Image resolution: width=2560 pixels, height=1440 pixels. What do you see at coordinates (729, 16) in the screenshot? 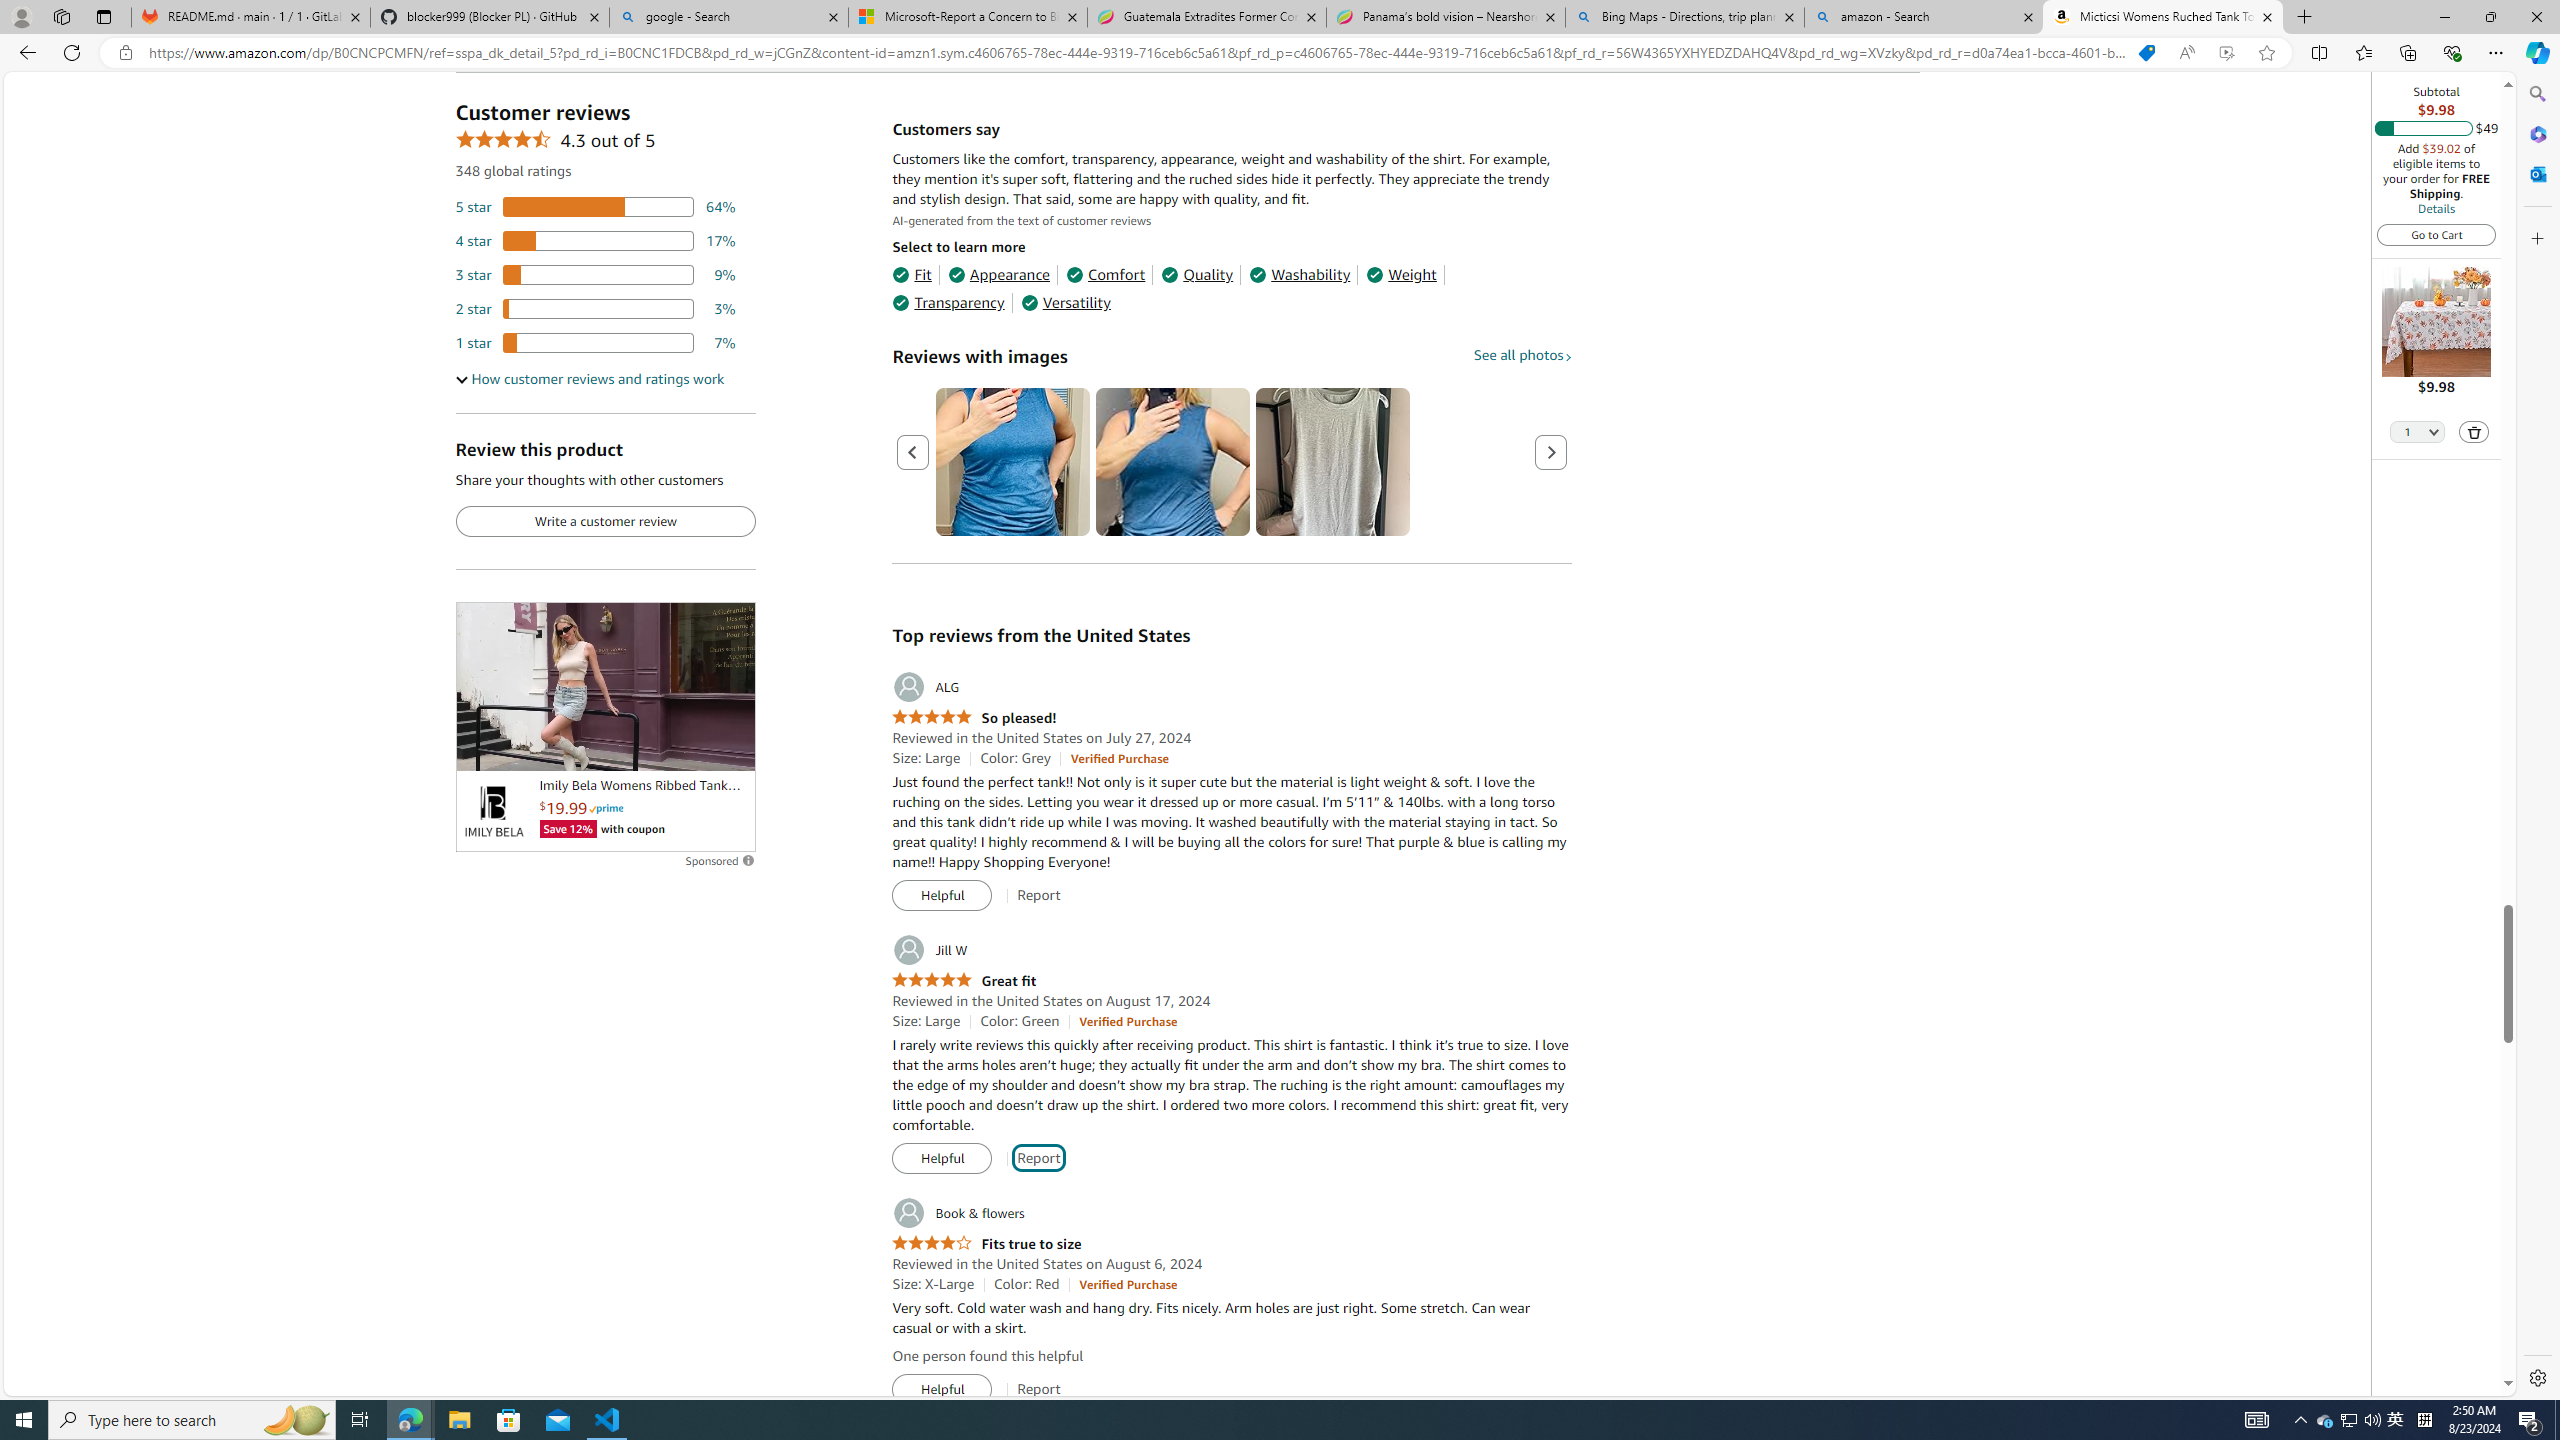
I see `'google - Search'` at bounding box center [729, 16].